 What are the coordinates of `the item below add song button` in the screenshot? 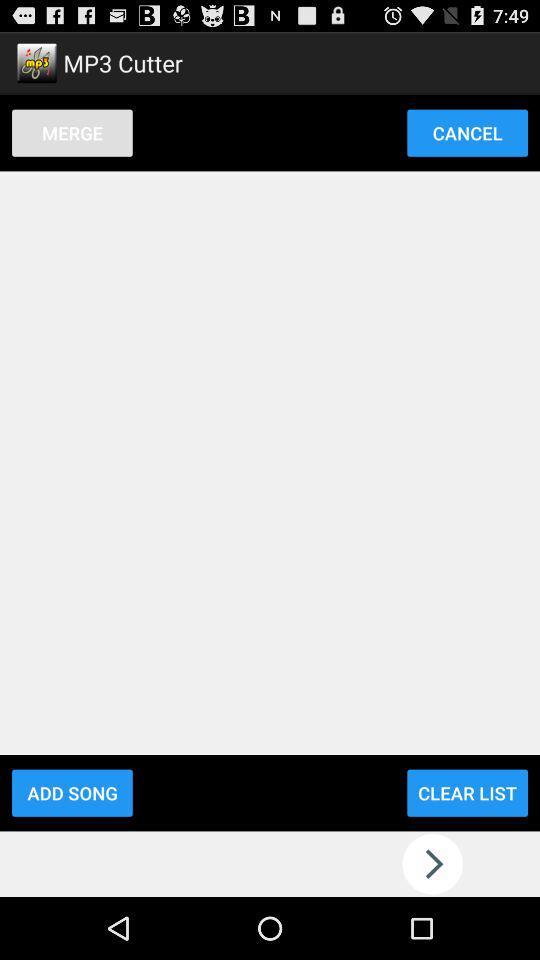 It's located at (270, 863).